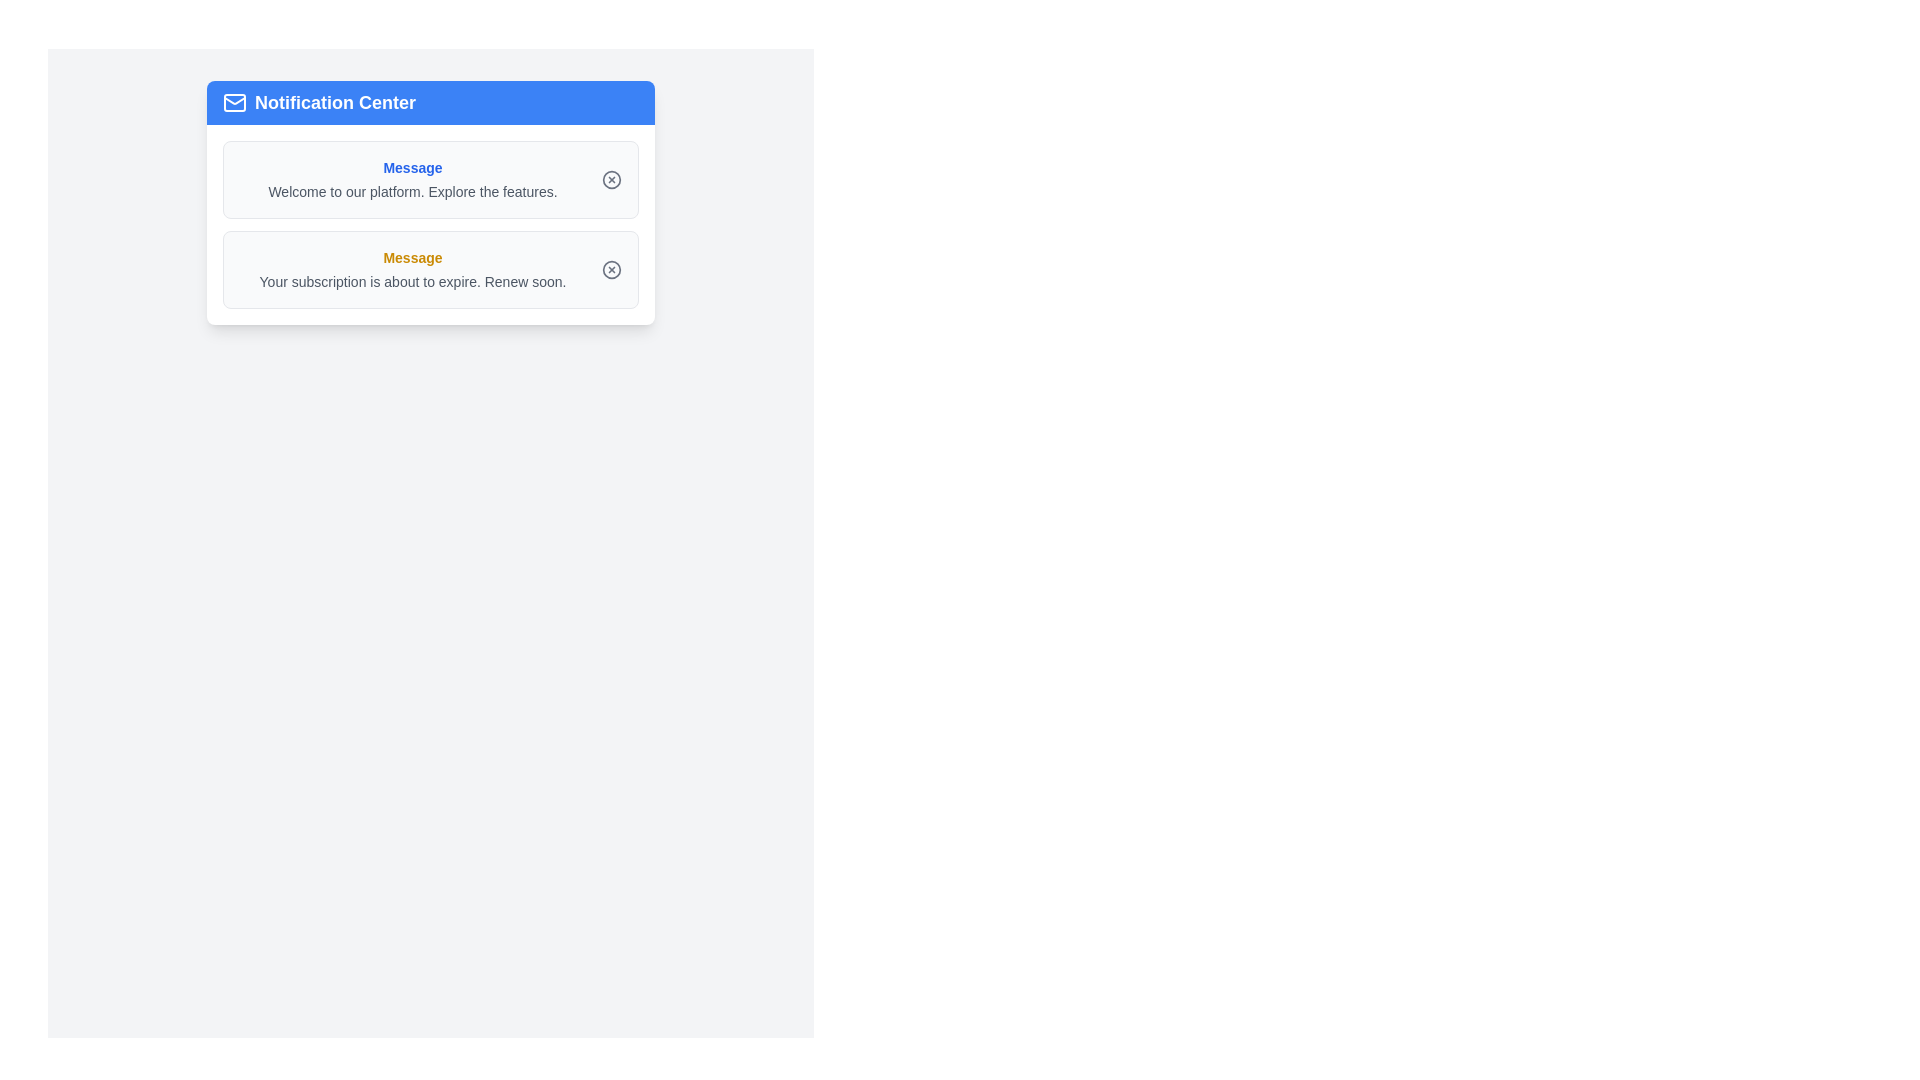  Describe the element at coordinates (235, 100) in the screenshot. I see `on the curved line of the envelope icon located near the top-left corner of the interface, which is part of the Notification Center title` at that location.